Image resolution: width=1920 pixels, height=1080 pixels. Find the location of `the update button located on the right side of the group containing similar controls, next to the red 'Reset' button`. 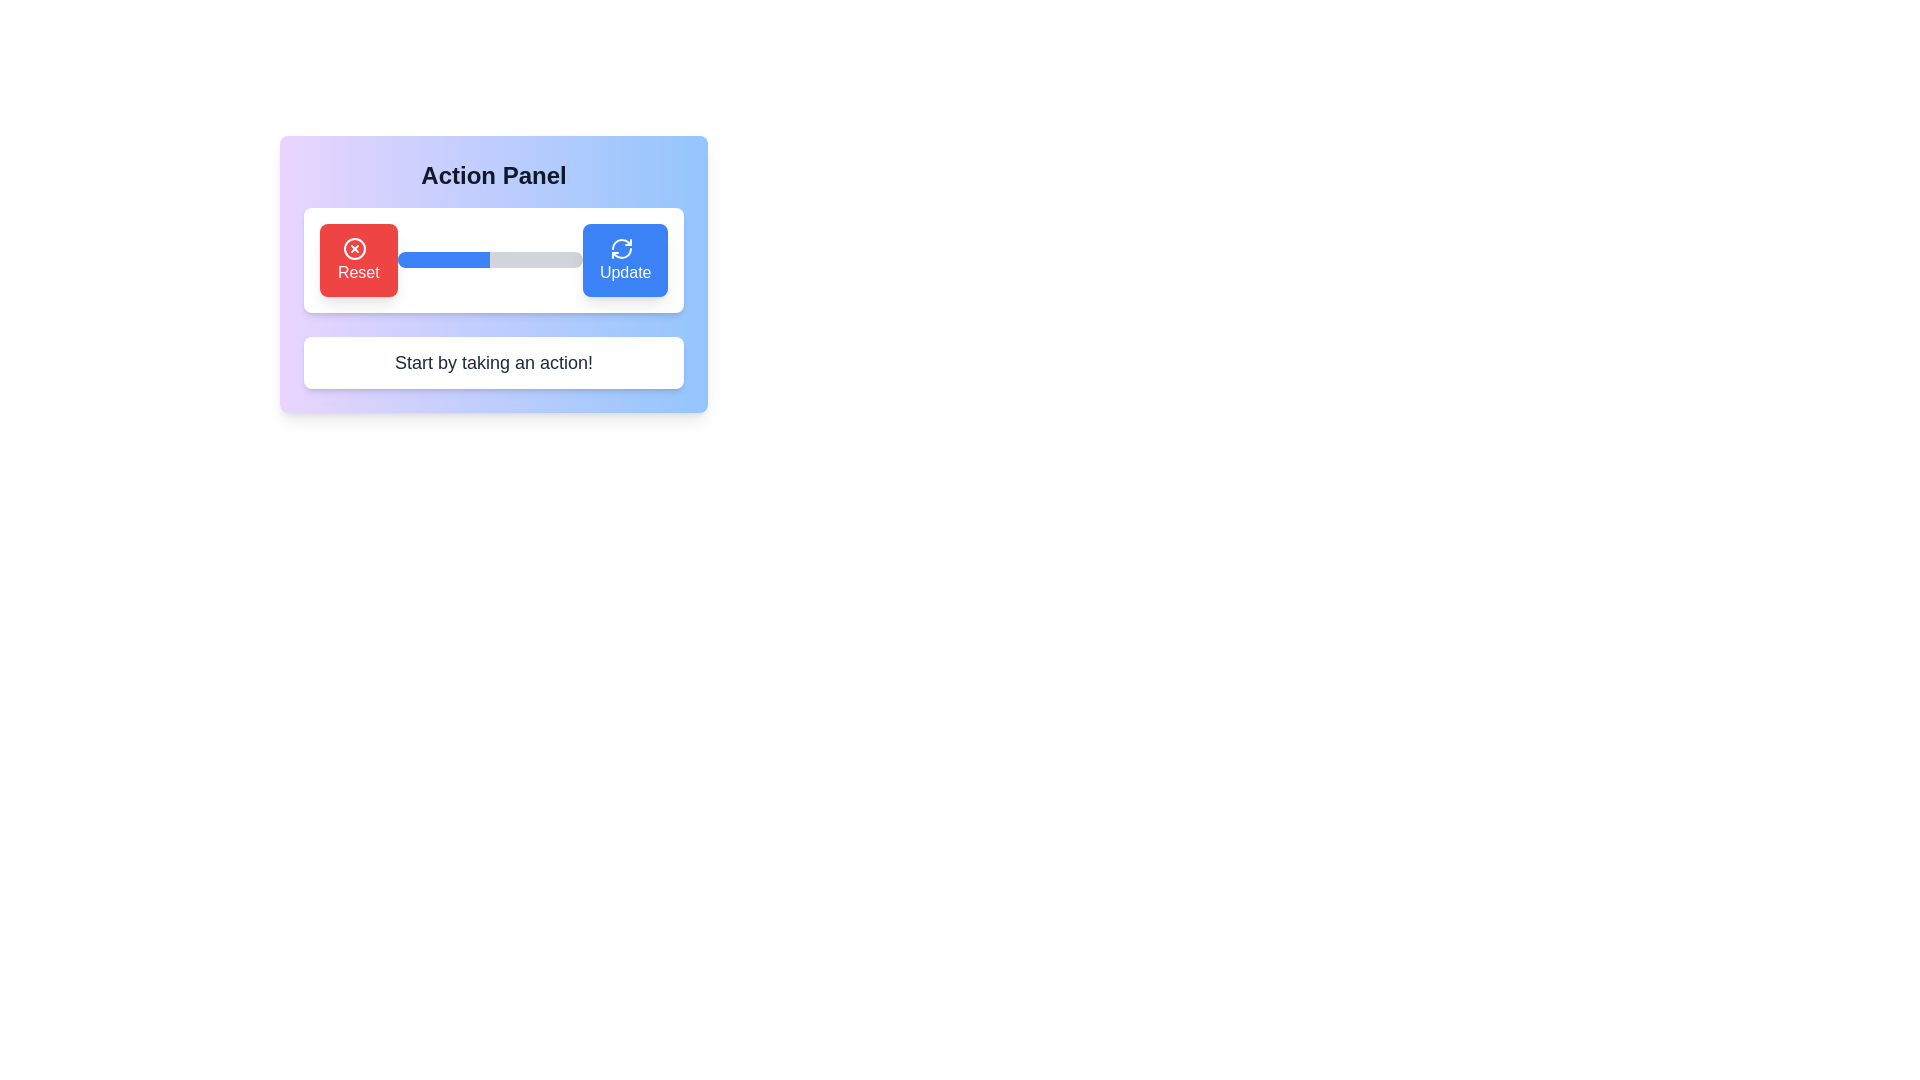

the update button located on the right side of the group containing similar controls, next to the red 'Reset' button is located at coordinates (624, 259).